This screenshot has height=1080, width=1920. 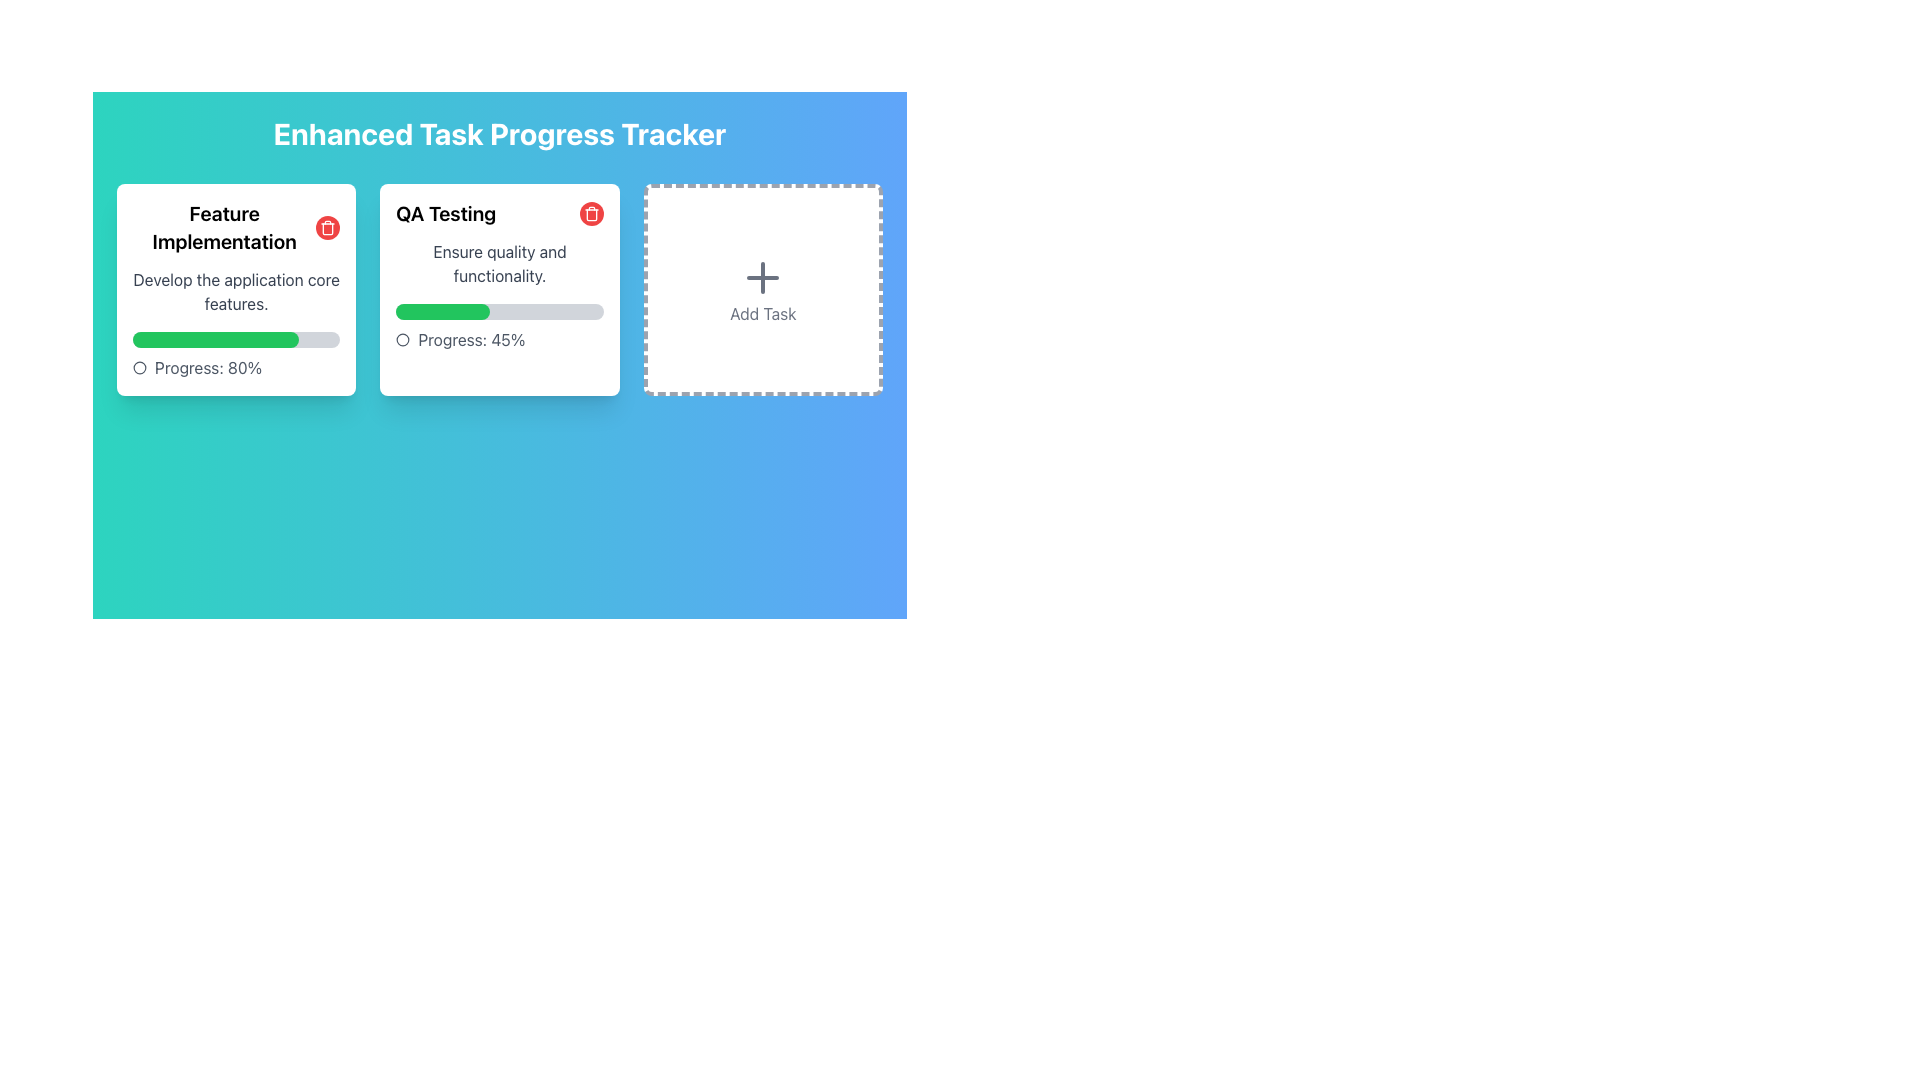 I want to click on the progress indicator text displaying 'Progress: 80%' below the green progress bar in the first task card labeled 'Feature Implementation', so click(x=236, y=367).